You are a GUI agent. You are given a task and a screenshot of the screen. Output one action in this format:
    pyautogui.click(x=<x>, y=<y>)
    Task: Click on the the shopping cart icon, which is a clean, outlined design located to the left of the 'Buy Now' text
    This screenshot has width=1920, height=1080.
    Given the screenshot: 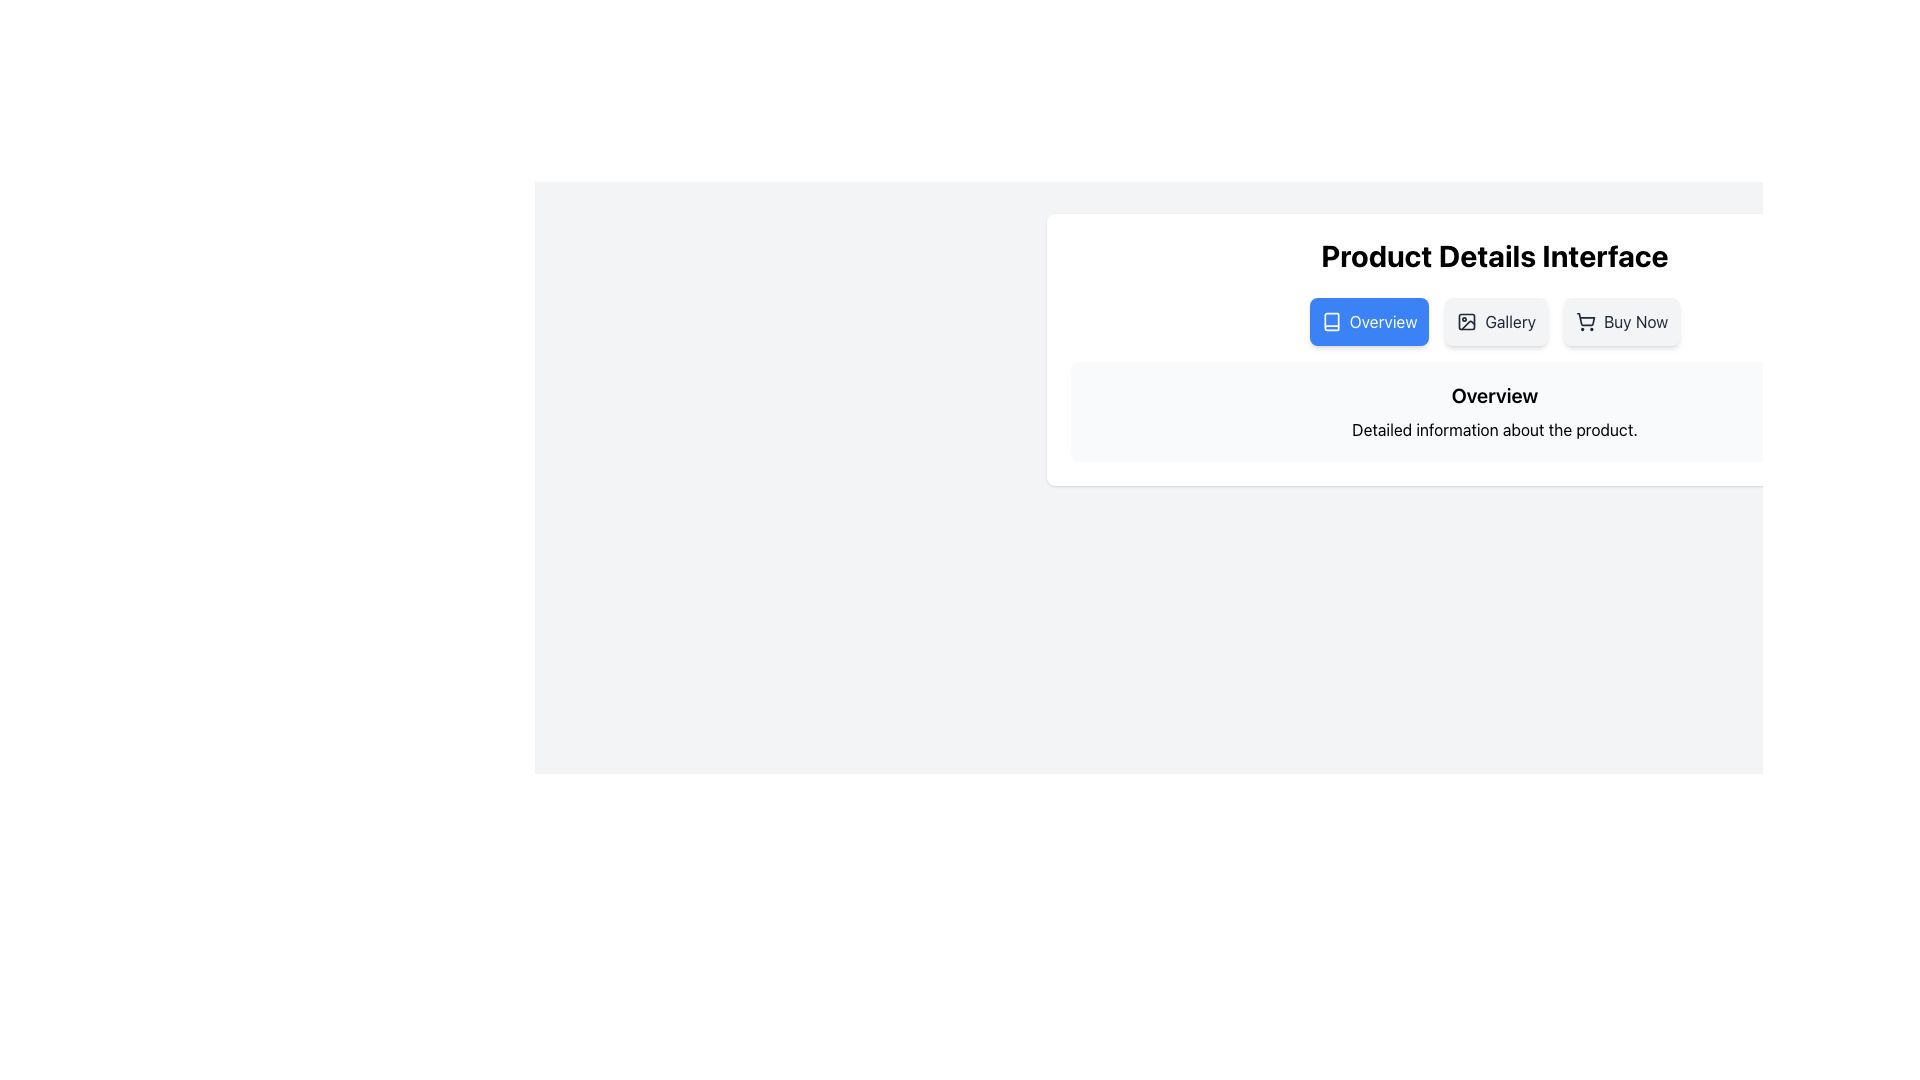 What is the action you would take?
    pyautogui.click(x=1585, y=320)
    